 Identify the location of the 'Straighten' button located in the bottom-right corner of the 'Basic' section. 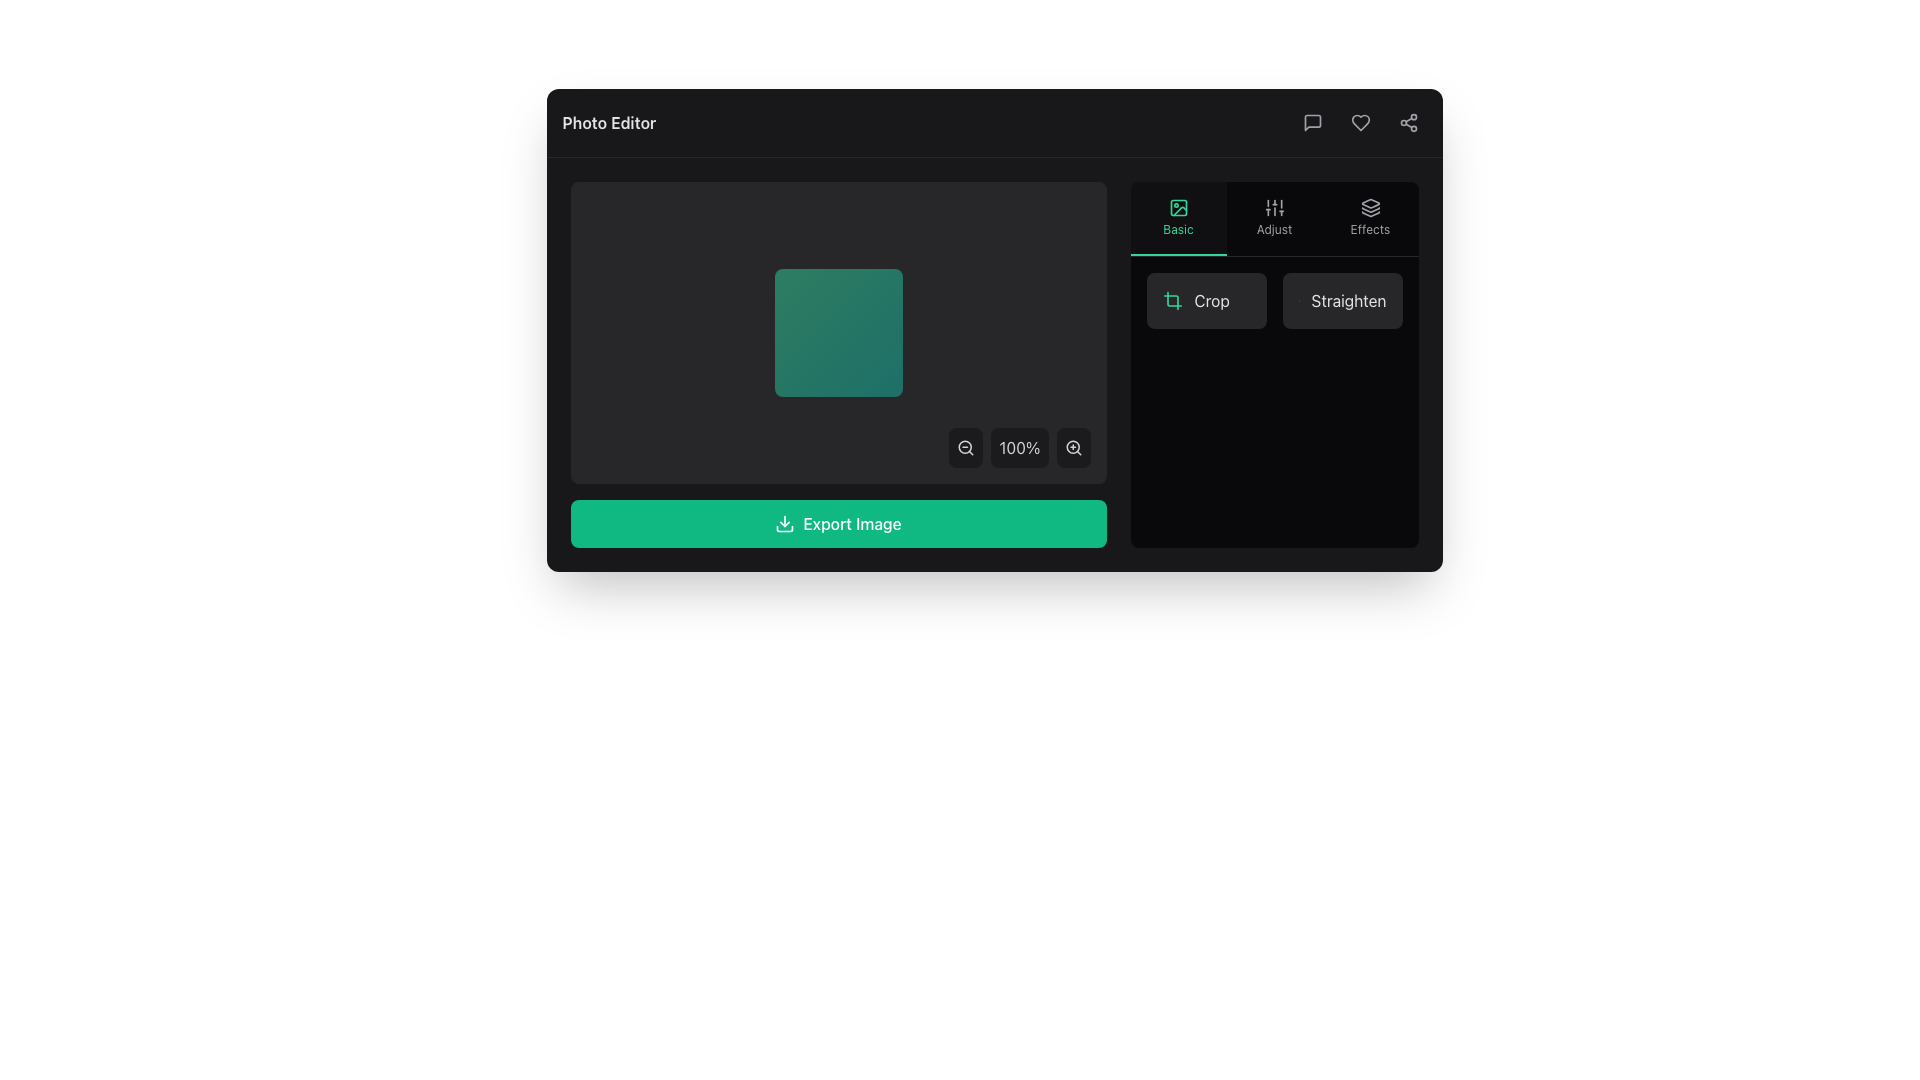
(1342, 300).